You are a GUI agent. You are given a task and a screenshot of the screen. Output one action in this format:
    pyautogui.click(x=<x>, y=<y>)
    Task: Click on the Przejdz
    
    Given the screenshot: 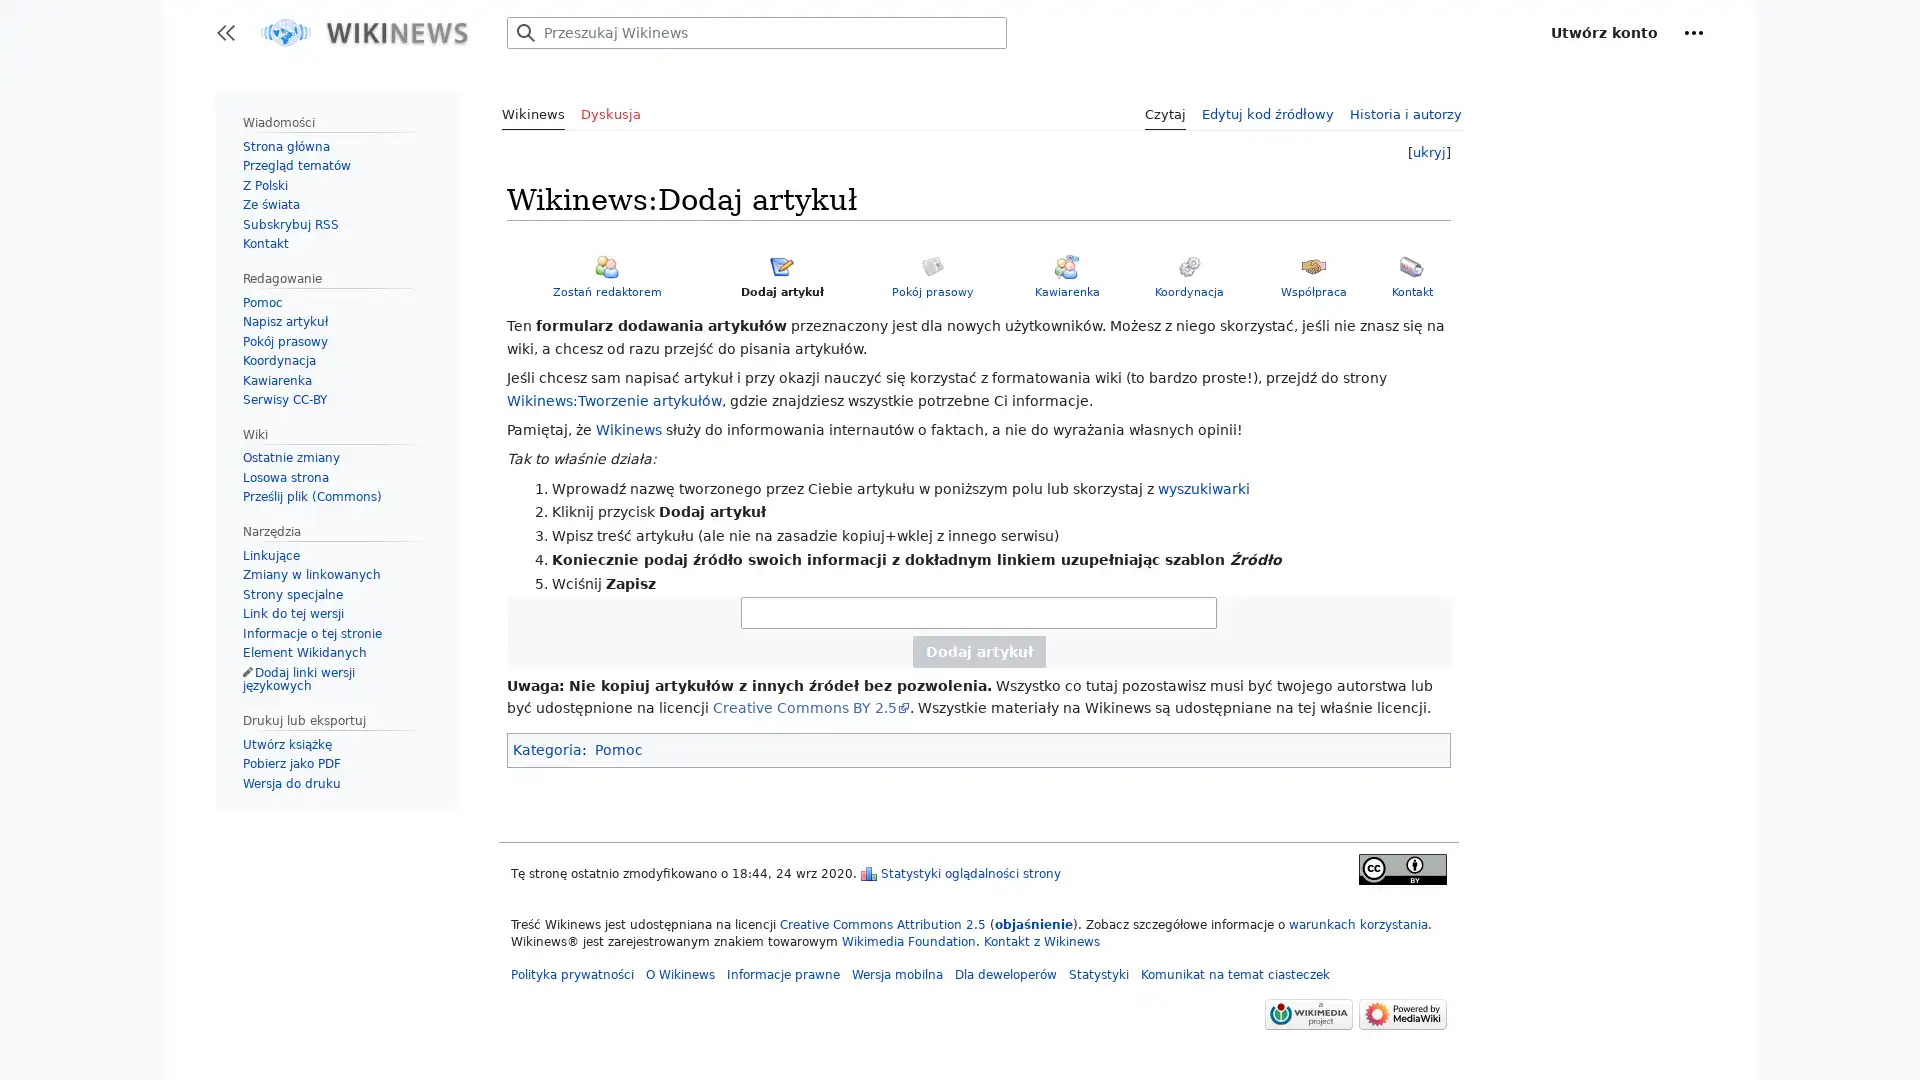 What is the action you would take?
    pyautogui.click(x=526, y=33)
    